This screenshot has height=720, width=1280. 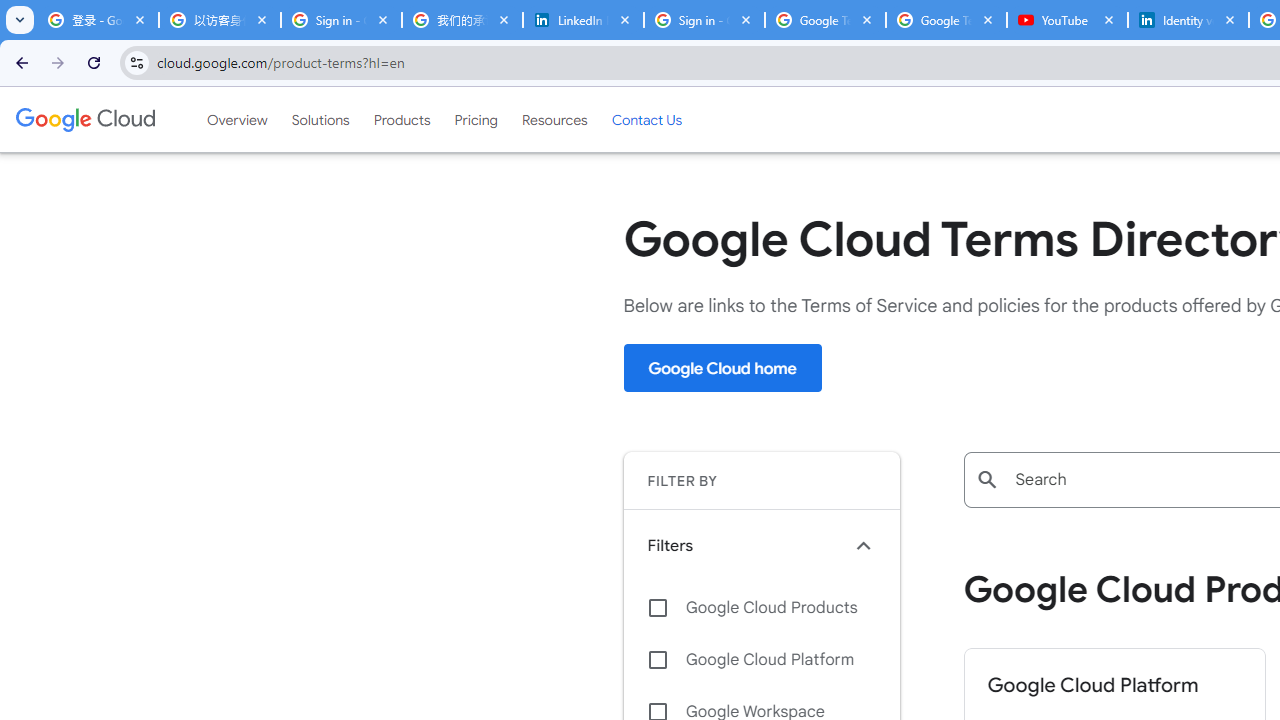 What do you see at coordinates (721, 367) in the screenshot?
I see `'Google Cloud home'` at bounding box center [721, 367].